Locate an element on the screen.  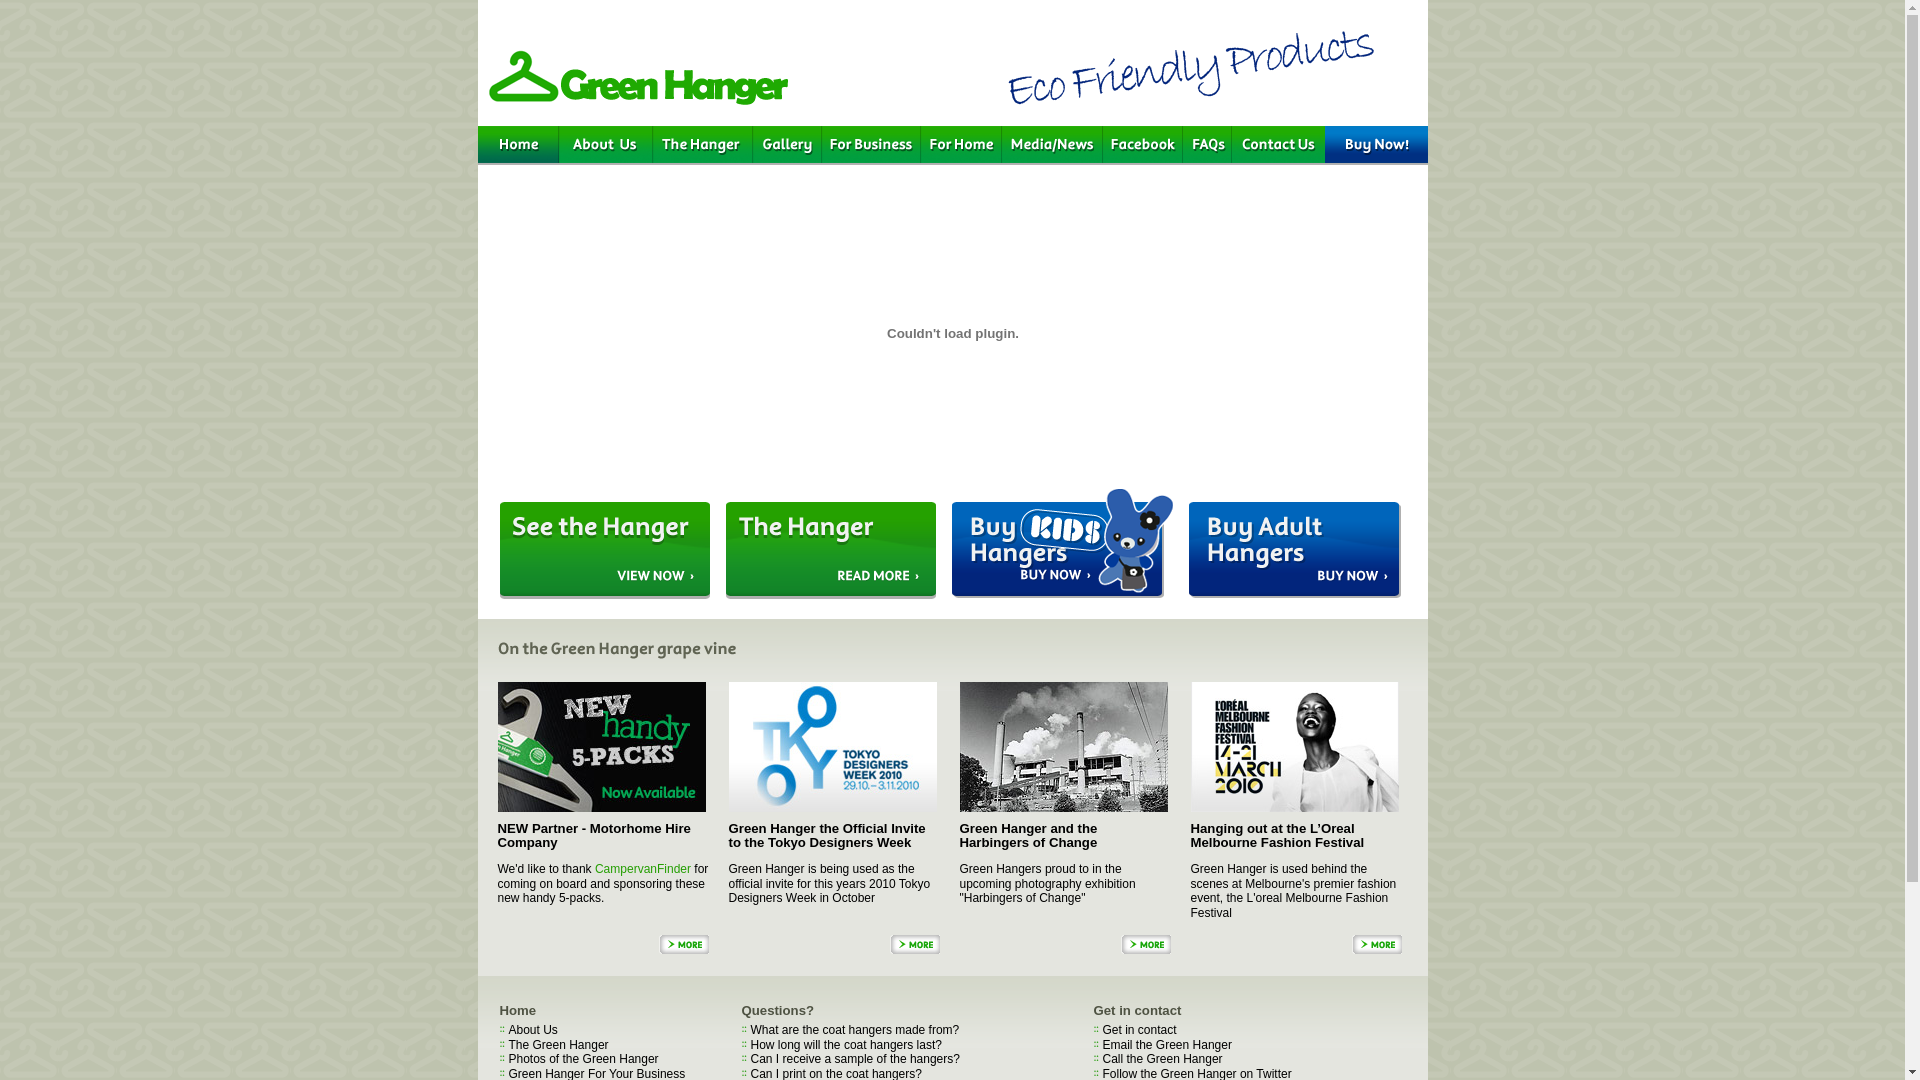
'Call the Green Hanger' is located at coordinates (1101, 1058).